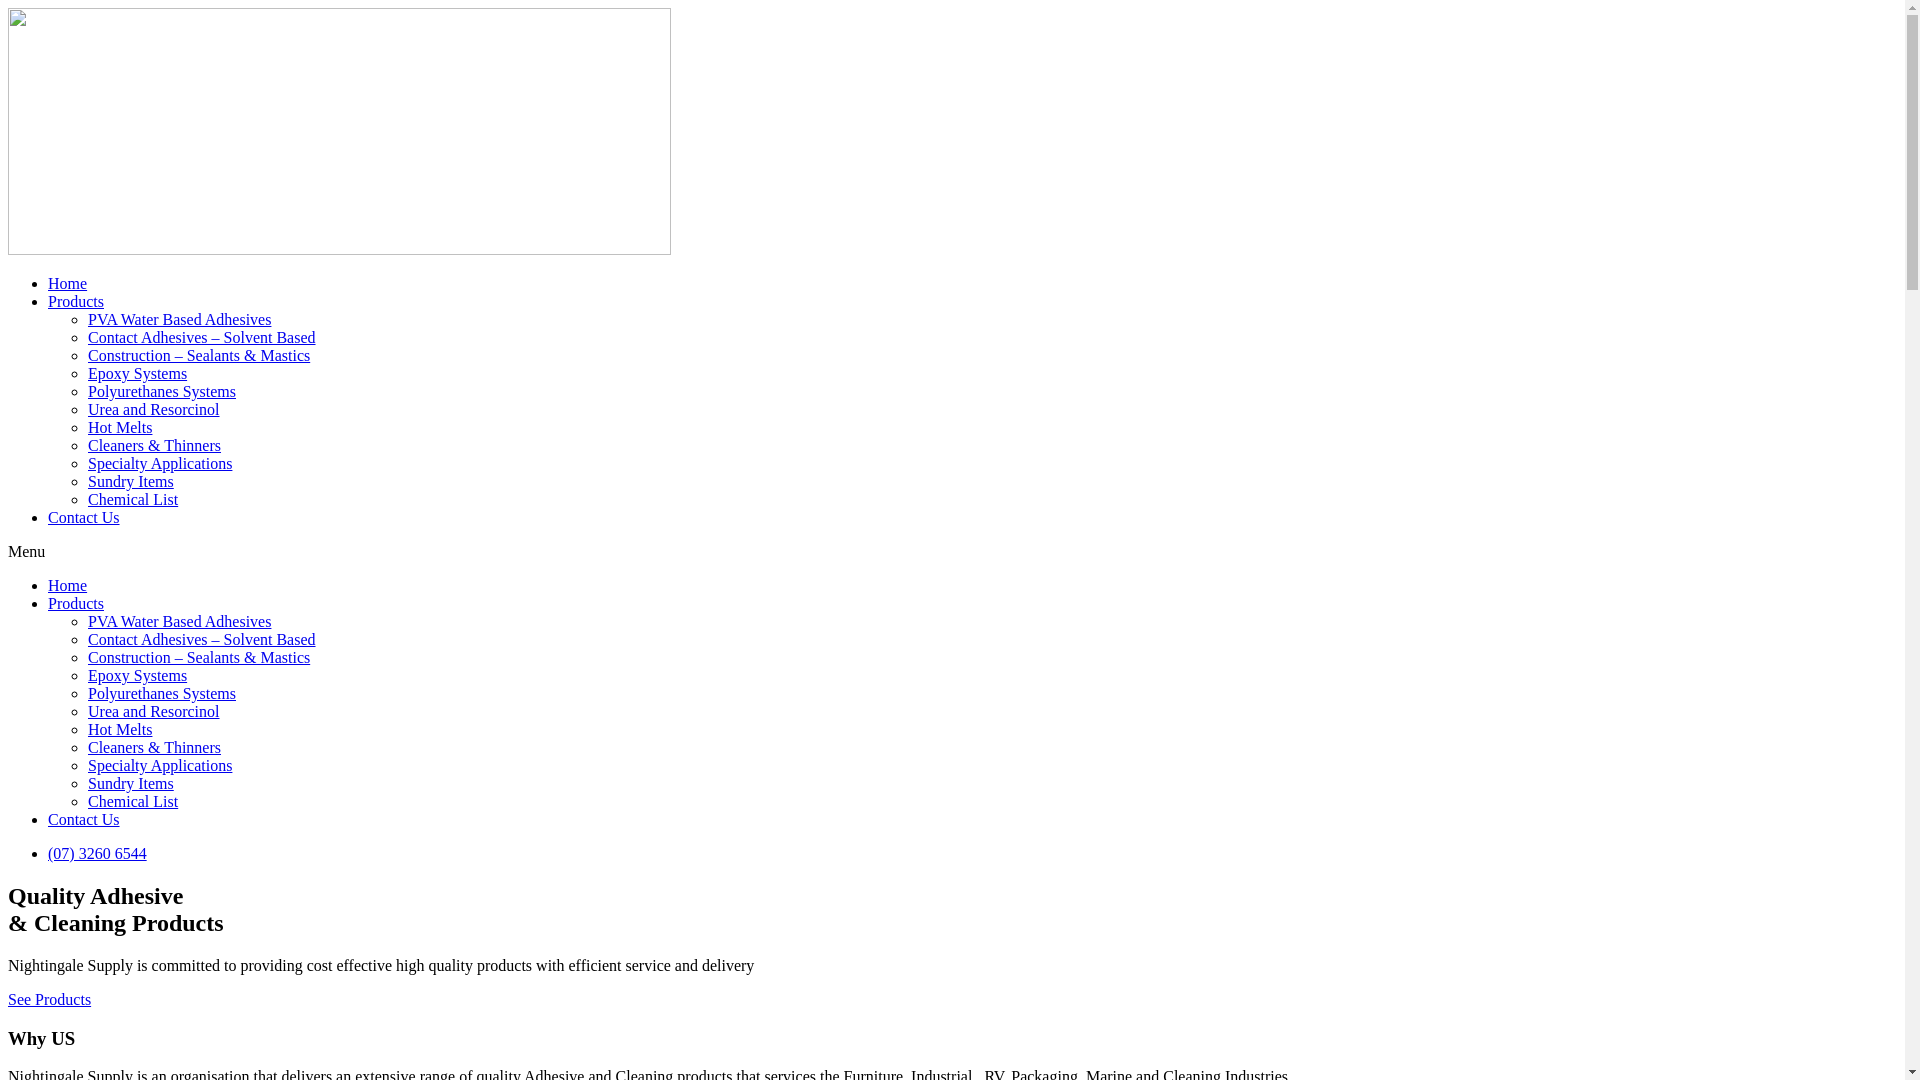 This screenshot has width=1920, height=1080. I want to click on 'Home', so click(48, 283).